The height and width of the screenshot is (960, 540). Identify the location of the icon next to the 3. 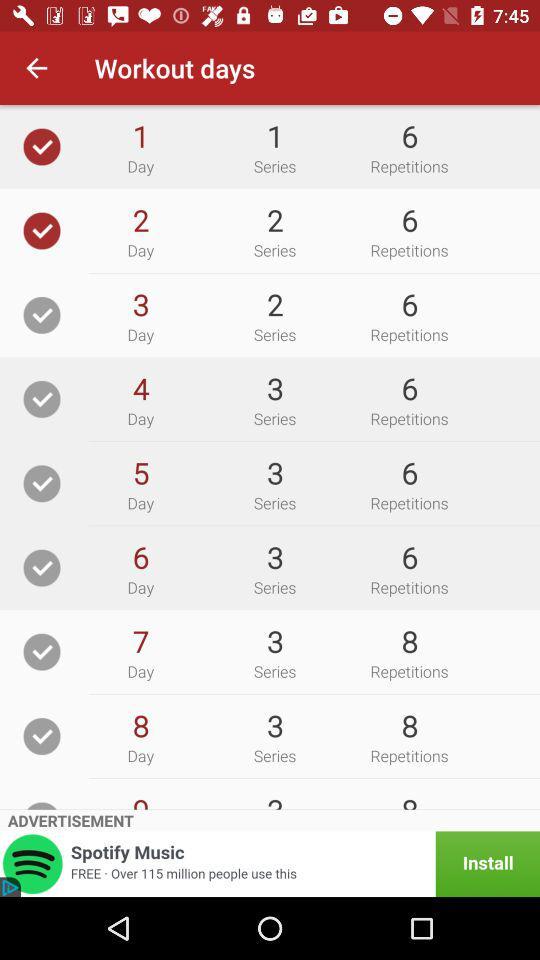
(139, 387).